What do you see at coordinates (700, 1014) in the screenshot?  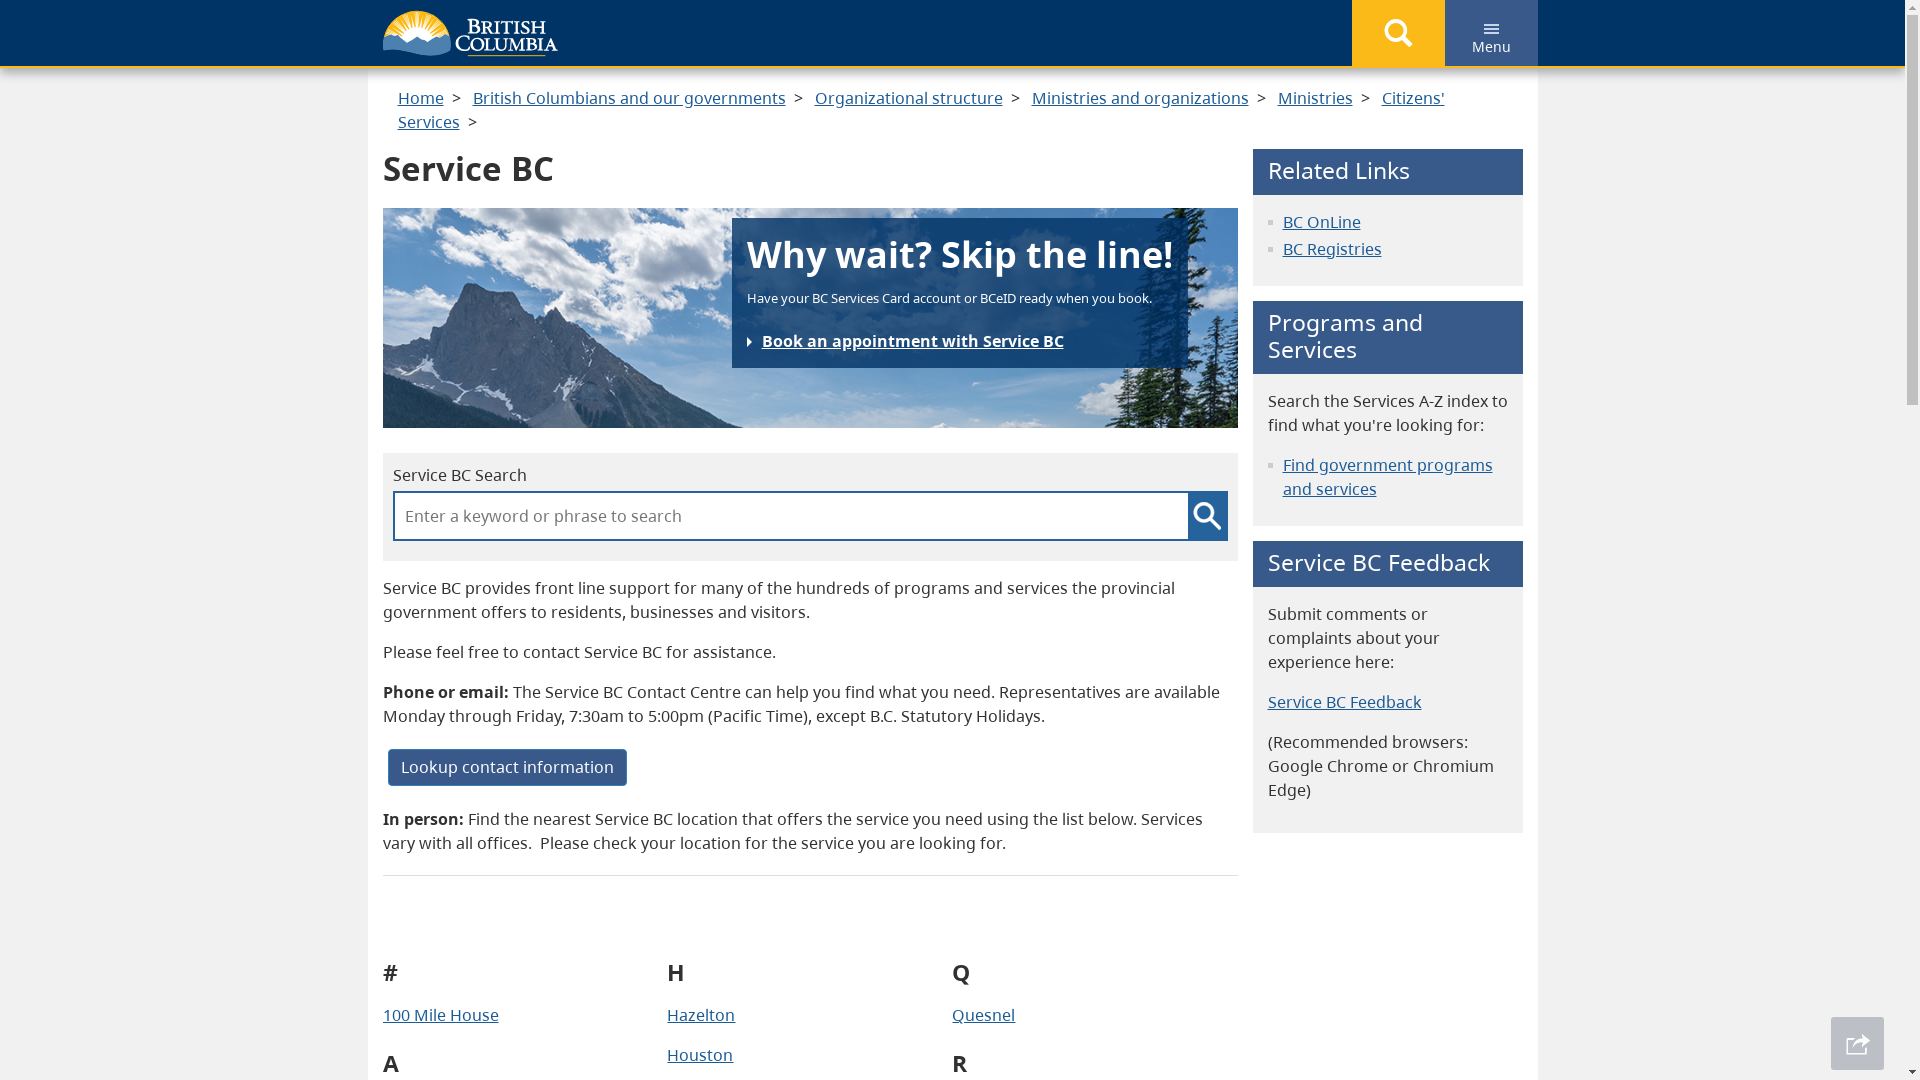 I see `'Hazelton'` at bounding box center [700, 1014].